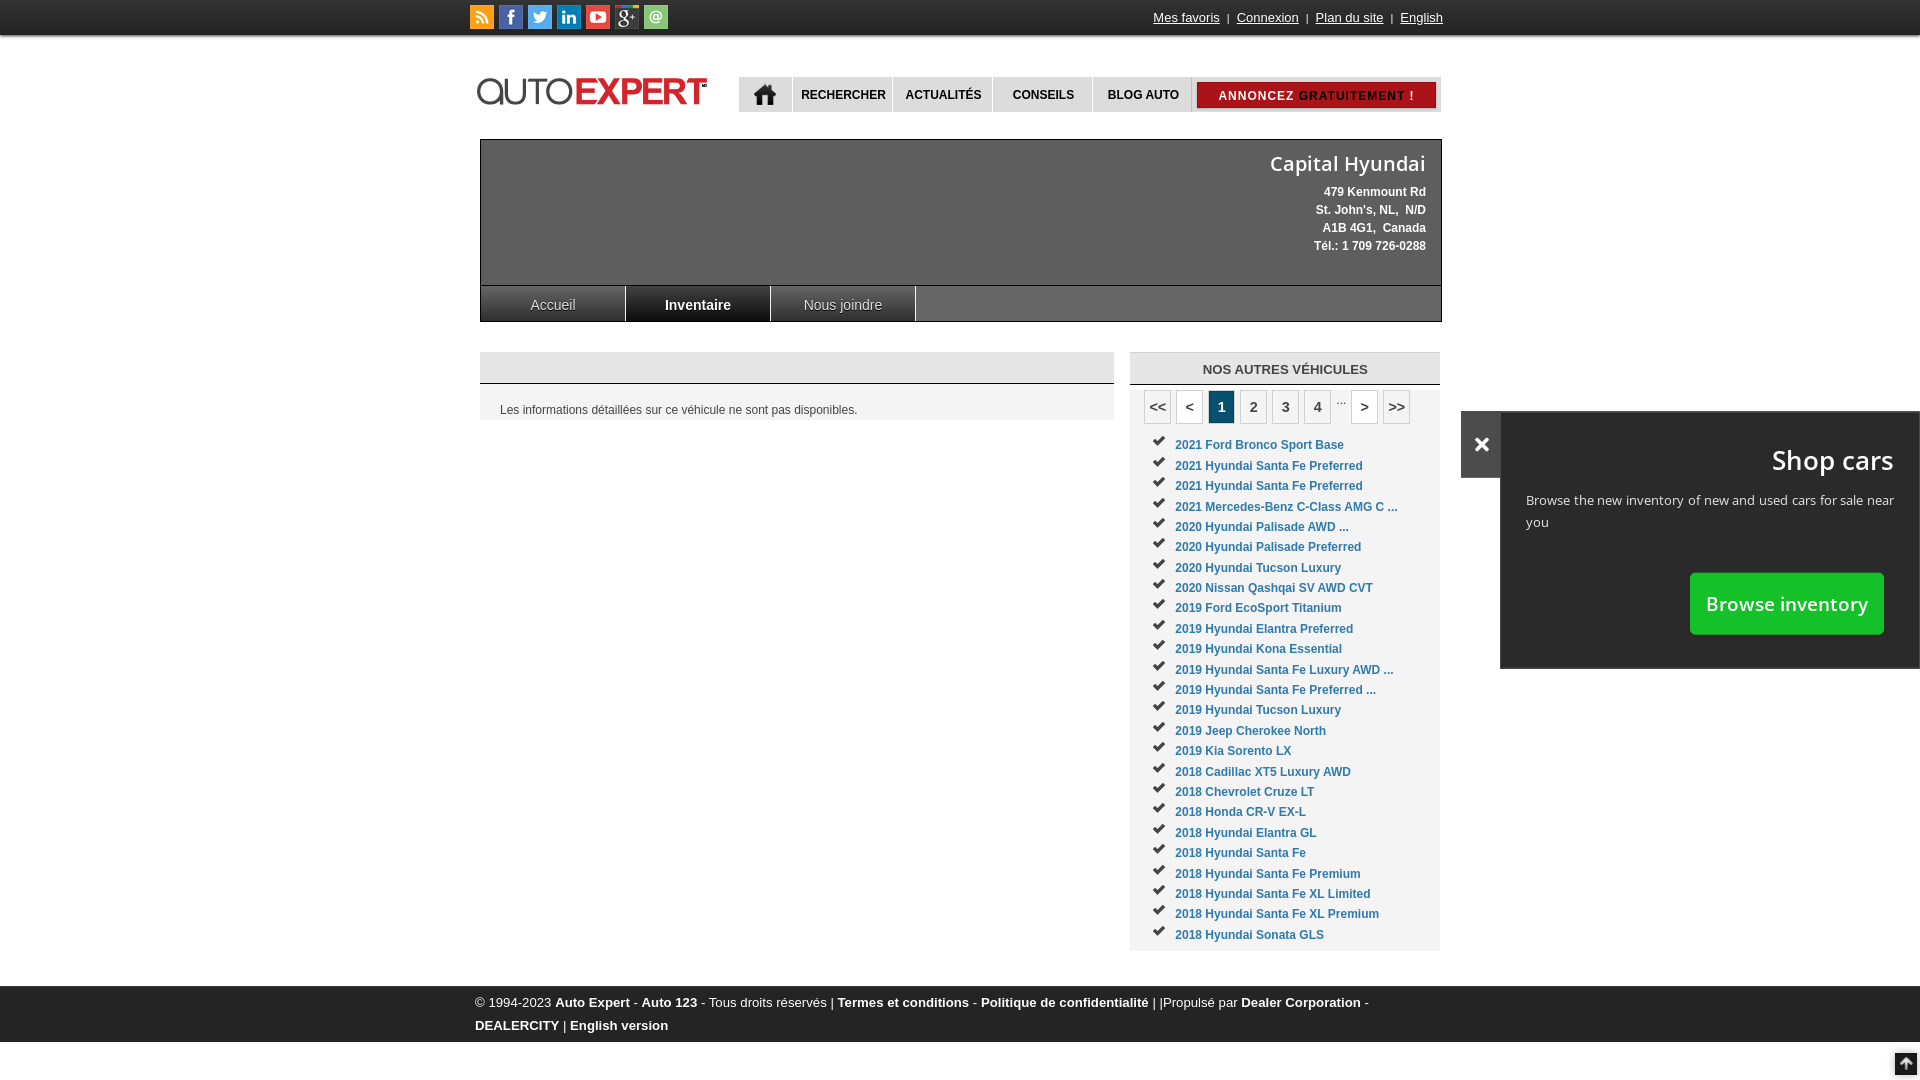 The image size is (1920, 1080). Describe the element at coordinates (1040, 94) in the screenshot. I see `'CONSEILS'` at that location.